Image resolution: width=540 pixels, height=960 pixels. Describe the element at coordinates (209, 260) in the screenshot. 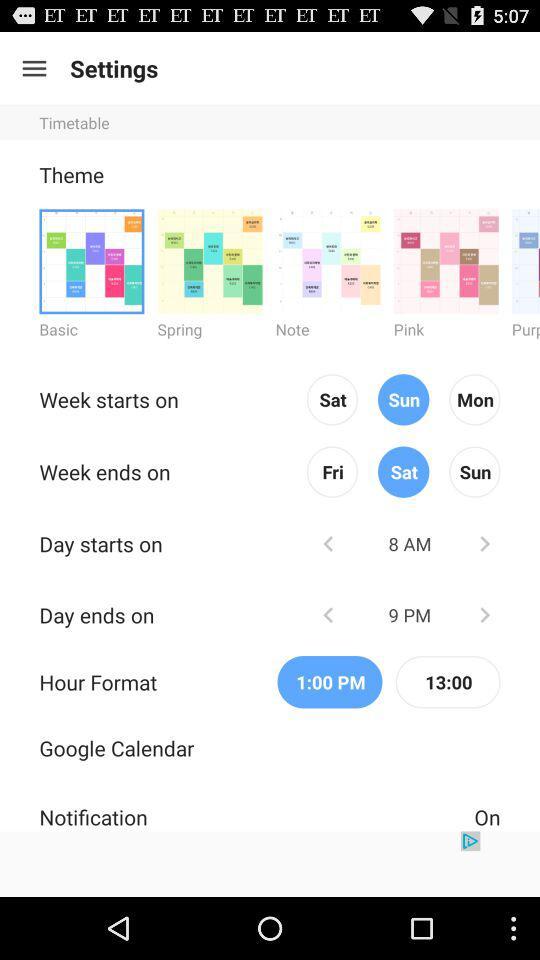

I see `spring theme` at that location.